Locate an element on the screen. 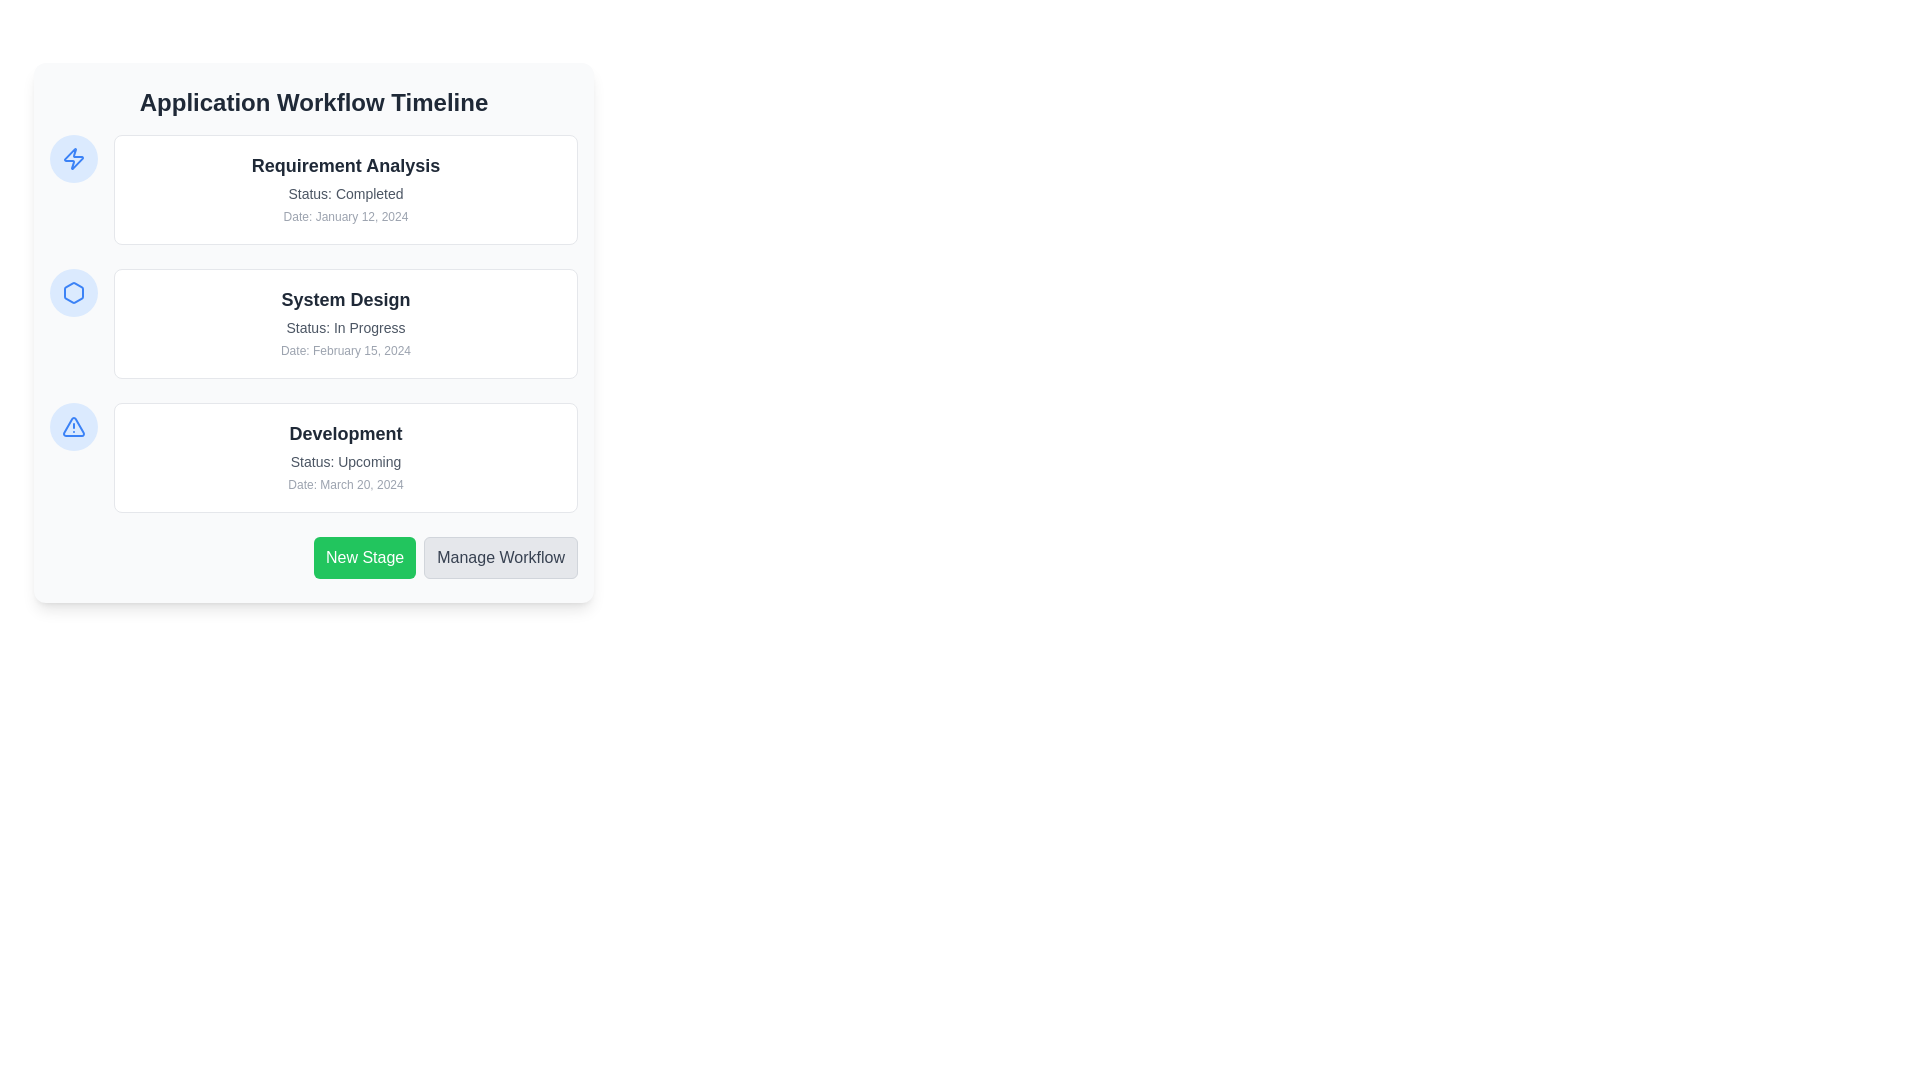 The height and width of the screenshot is (1080, 1920). the static text indicating the status 'Upcoming' within the 'Development' card is located at coordinates (345, 462).